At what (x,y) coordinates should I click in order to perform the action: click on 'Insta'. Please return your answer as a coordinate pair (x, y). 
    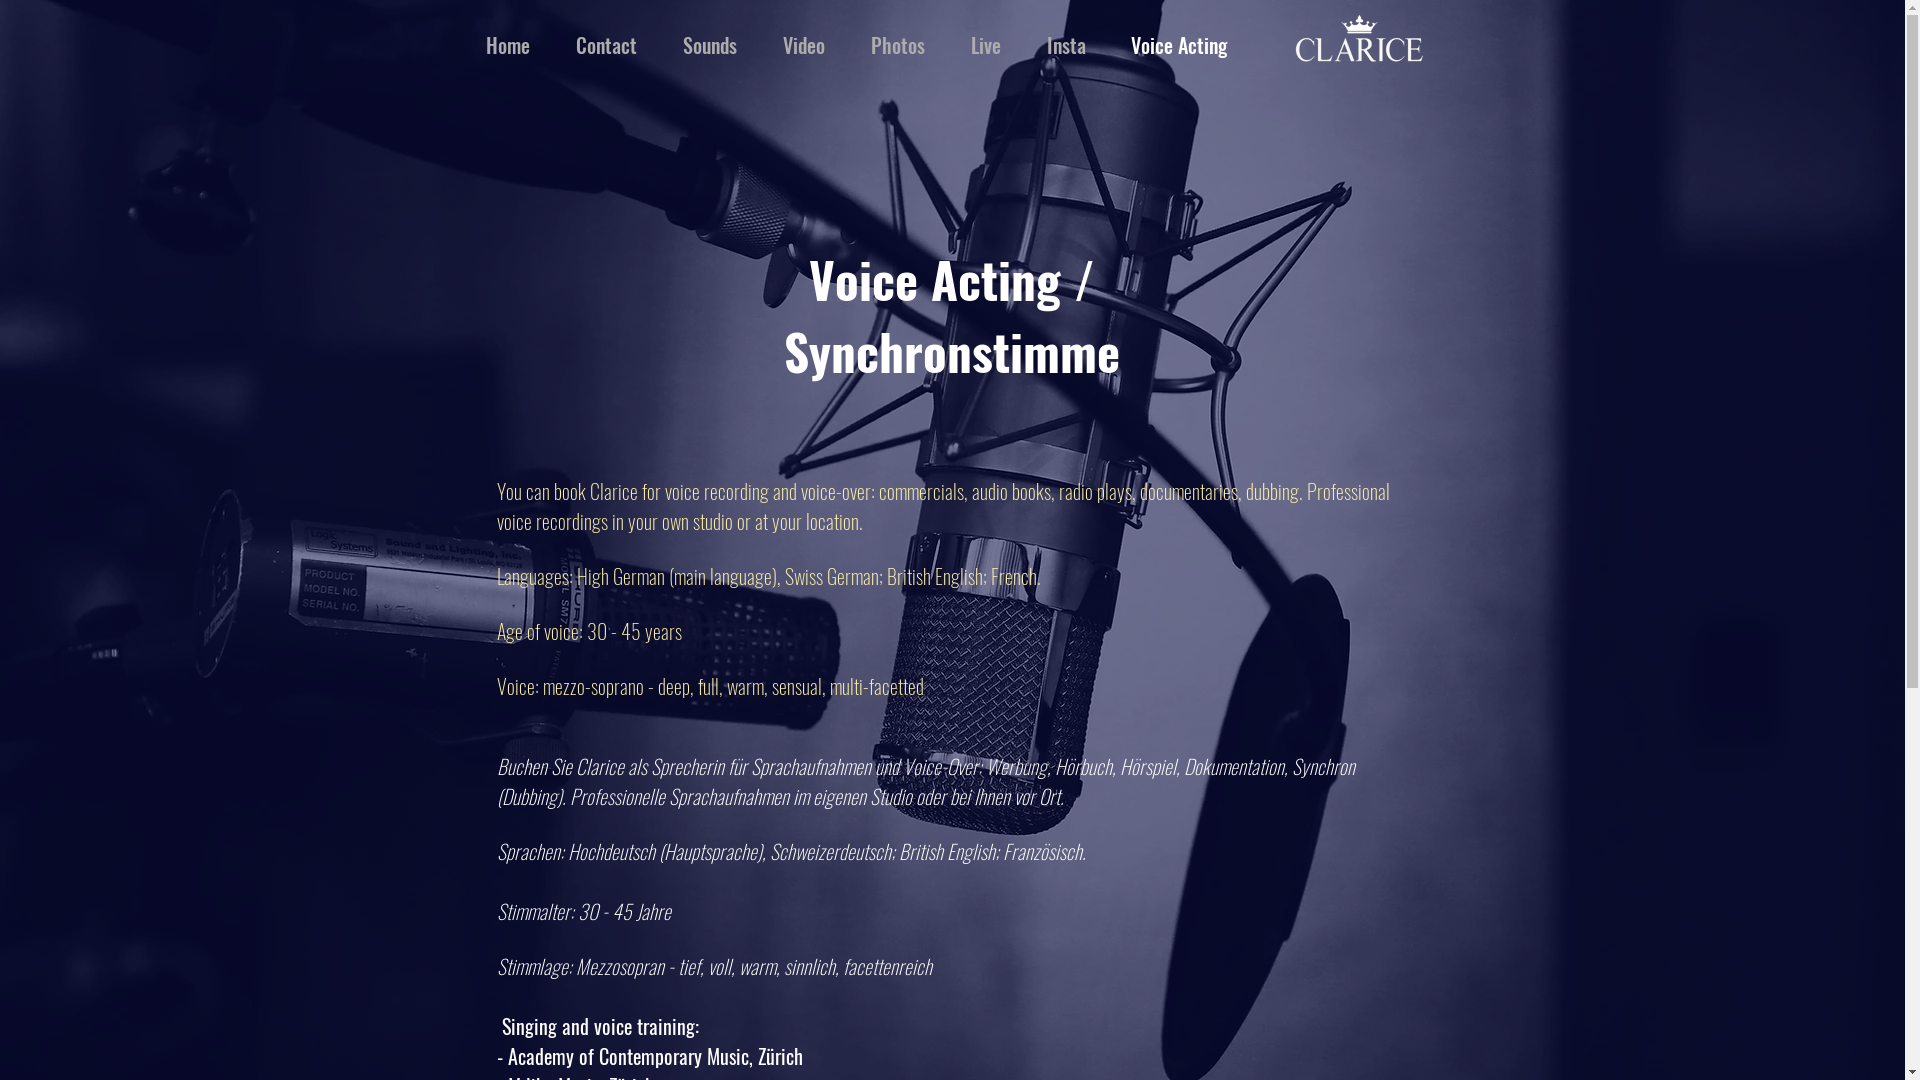
    Looking at the image, I should click on (1023, 45).